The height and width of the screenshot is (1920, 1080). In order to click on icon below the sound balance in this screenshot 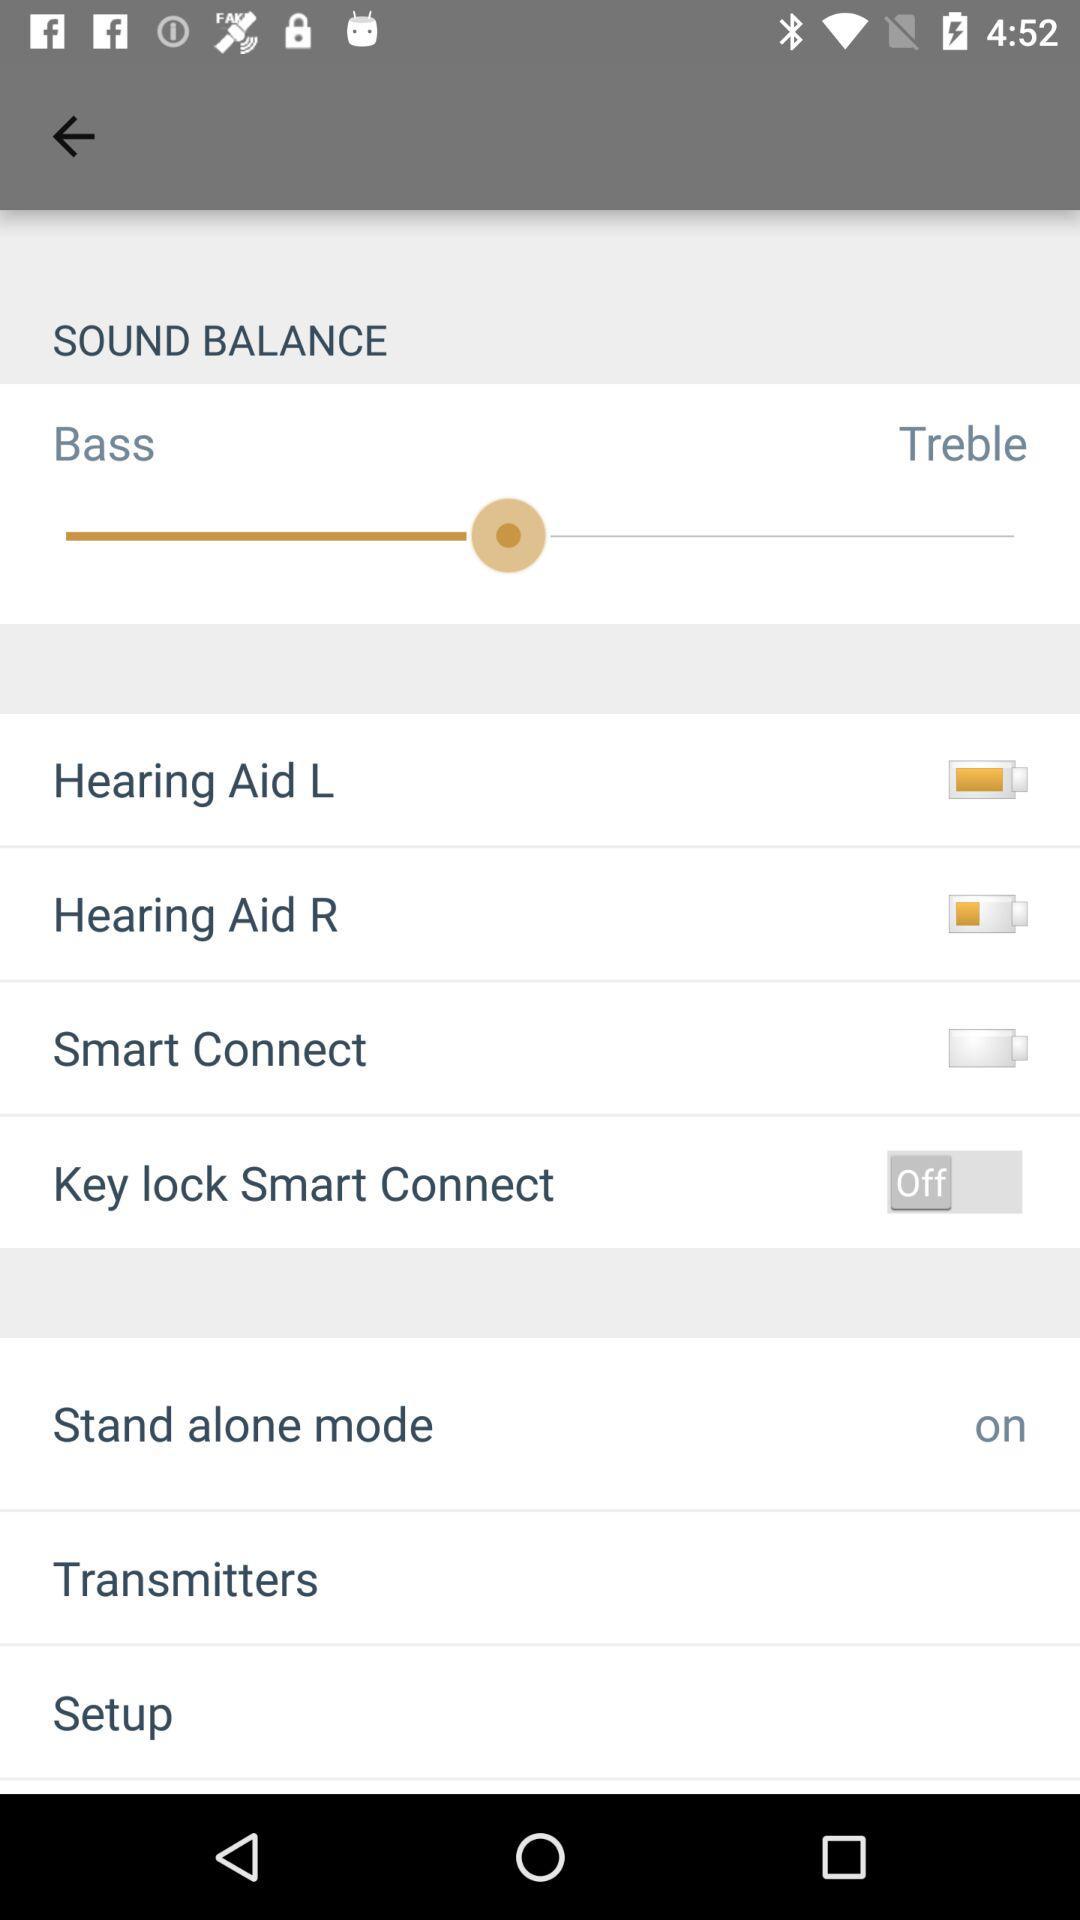, I will do `click(76, 441)`.